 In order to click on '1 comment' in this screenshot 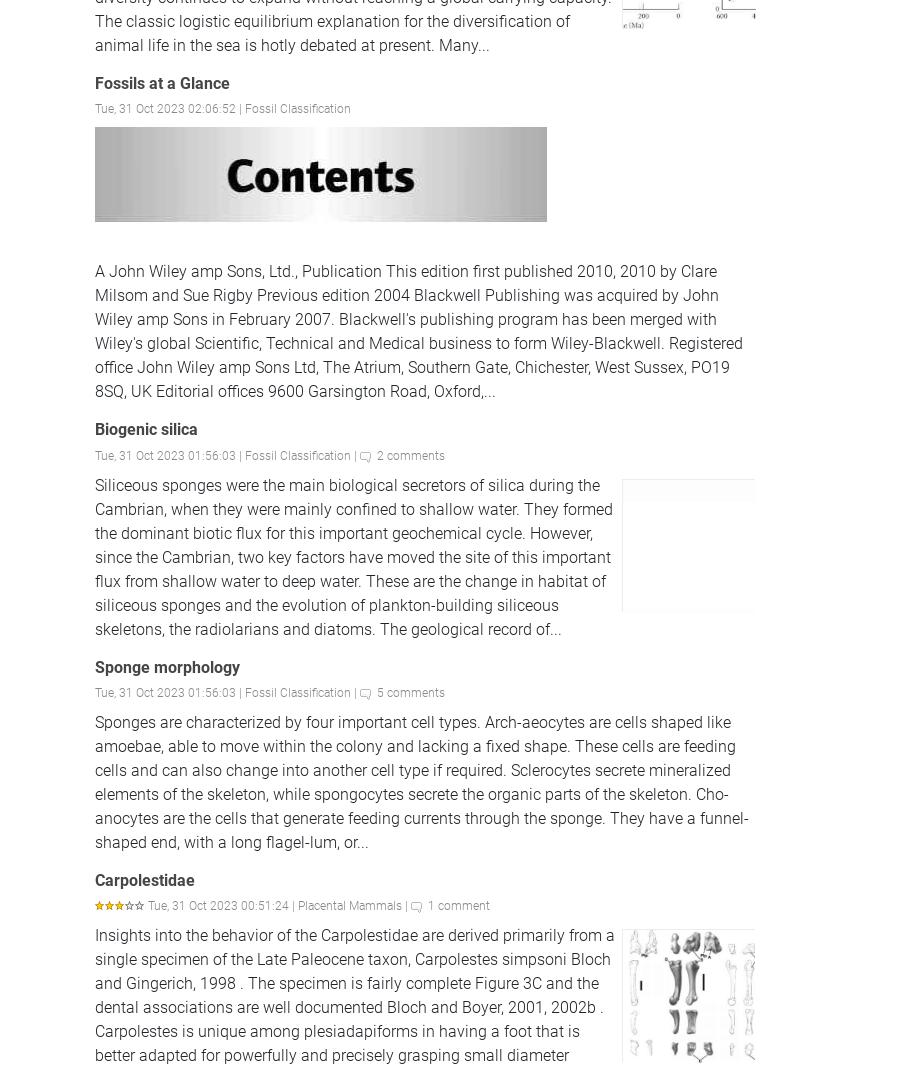, I will do `click(428, 904)`.